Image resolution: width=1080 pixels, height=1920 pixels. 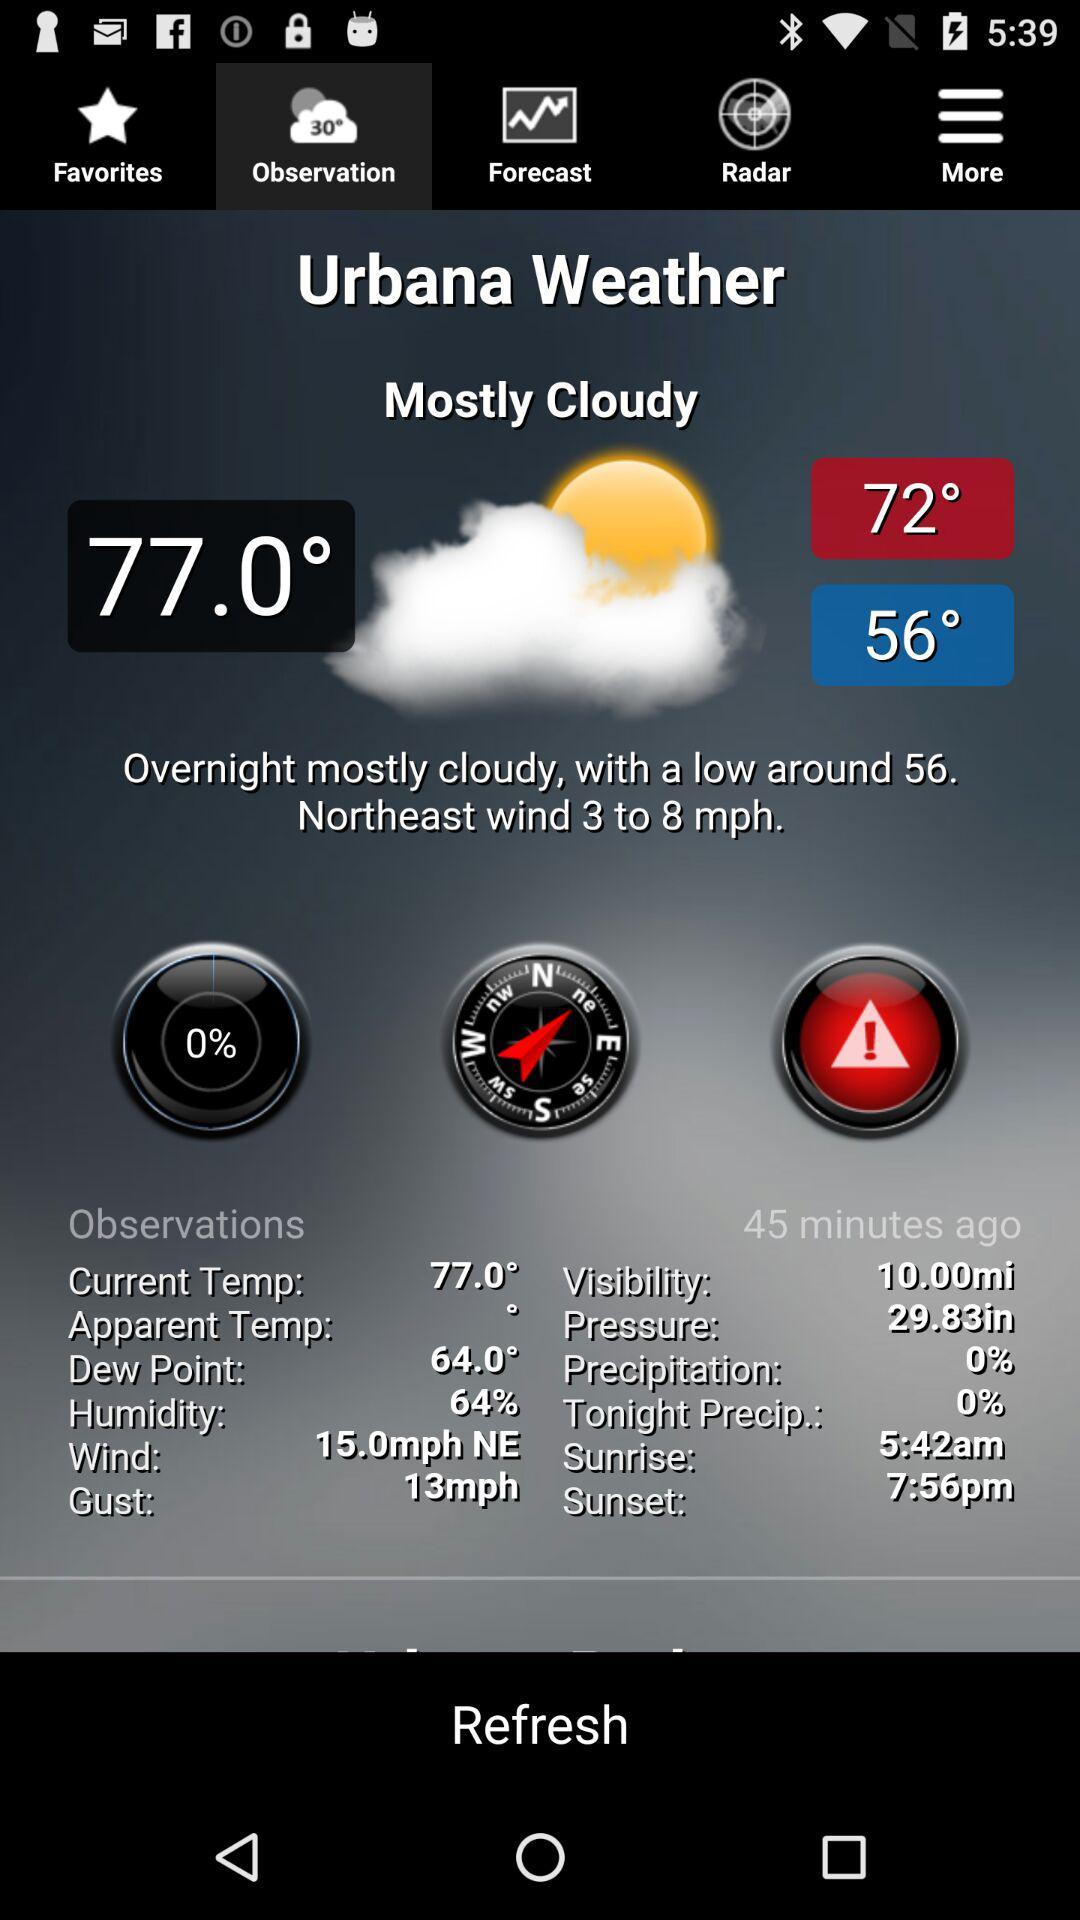 What do you see at coordinates (540, 994) in the screenshot?
I see `the entire article` at bounding box center [540, 994].